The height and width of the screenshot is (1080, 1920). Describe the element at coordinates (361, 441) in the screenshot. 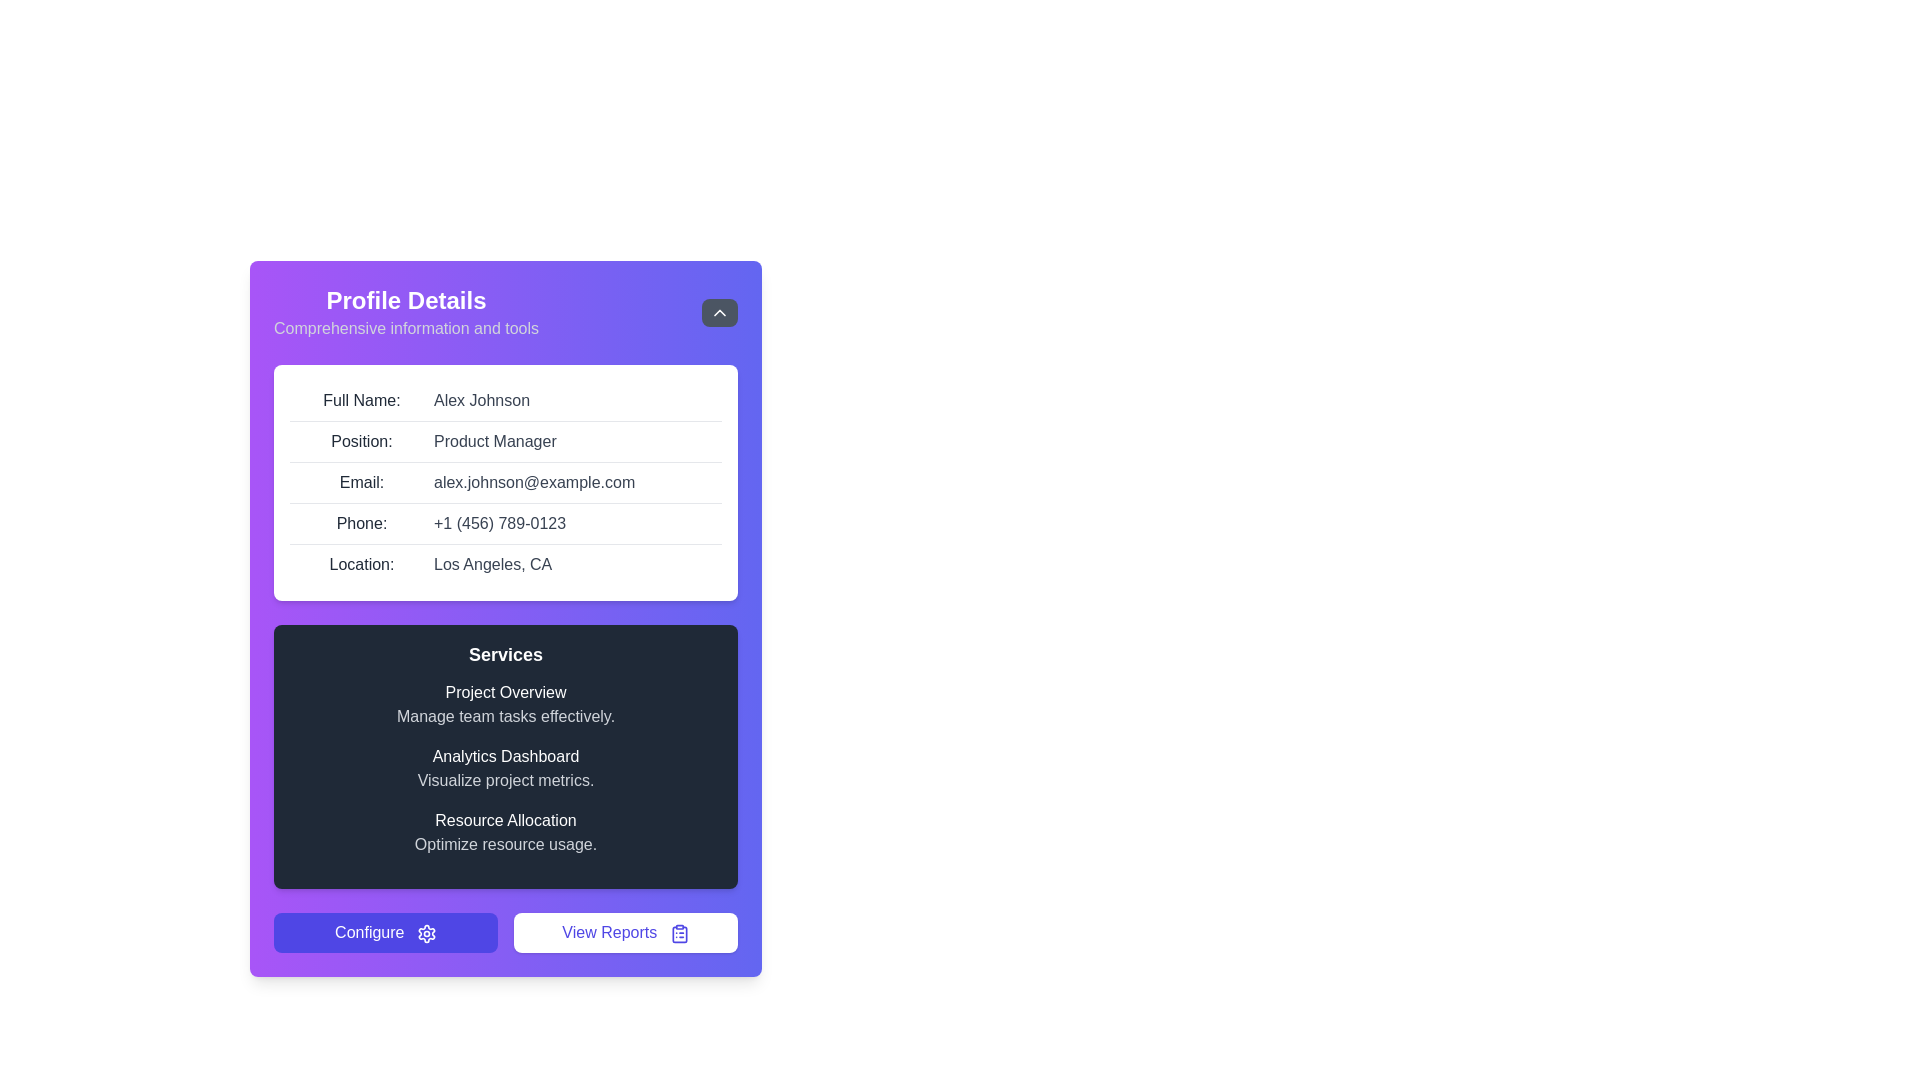

I see `the Text label that describes the user's position as 'Product Manager', located in the profile details component, between 'Full Name:' and 'Email:' rows` at that location.